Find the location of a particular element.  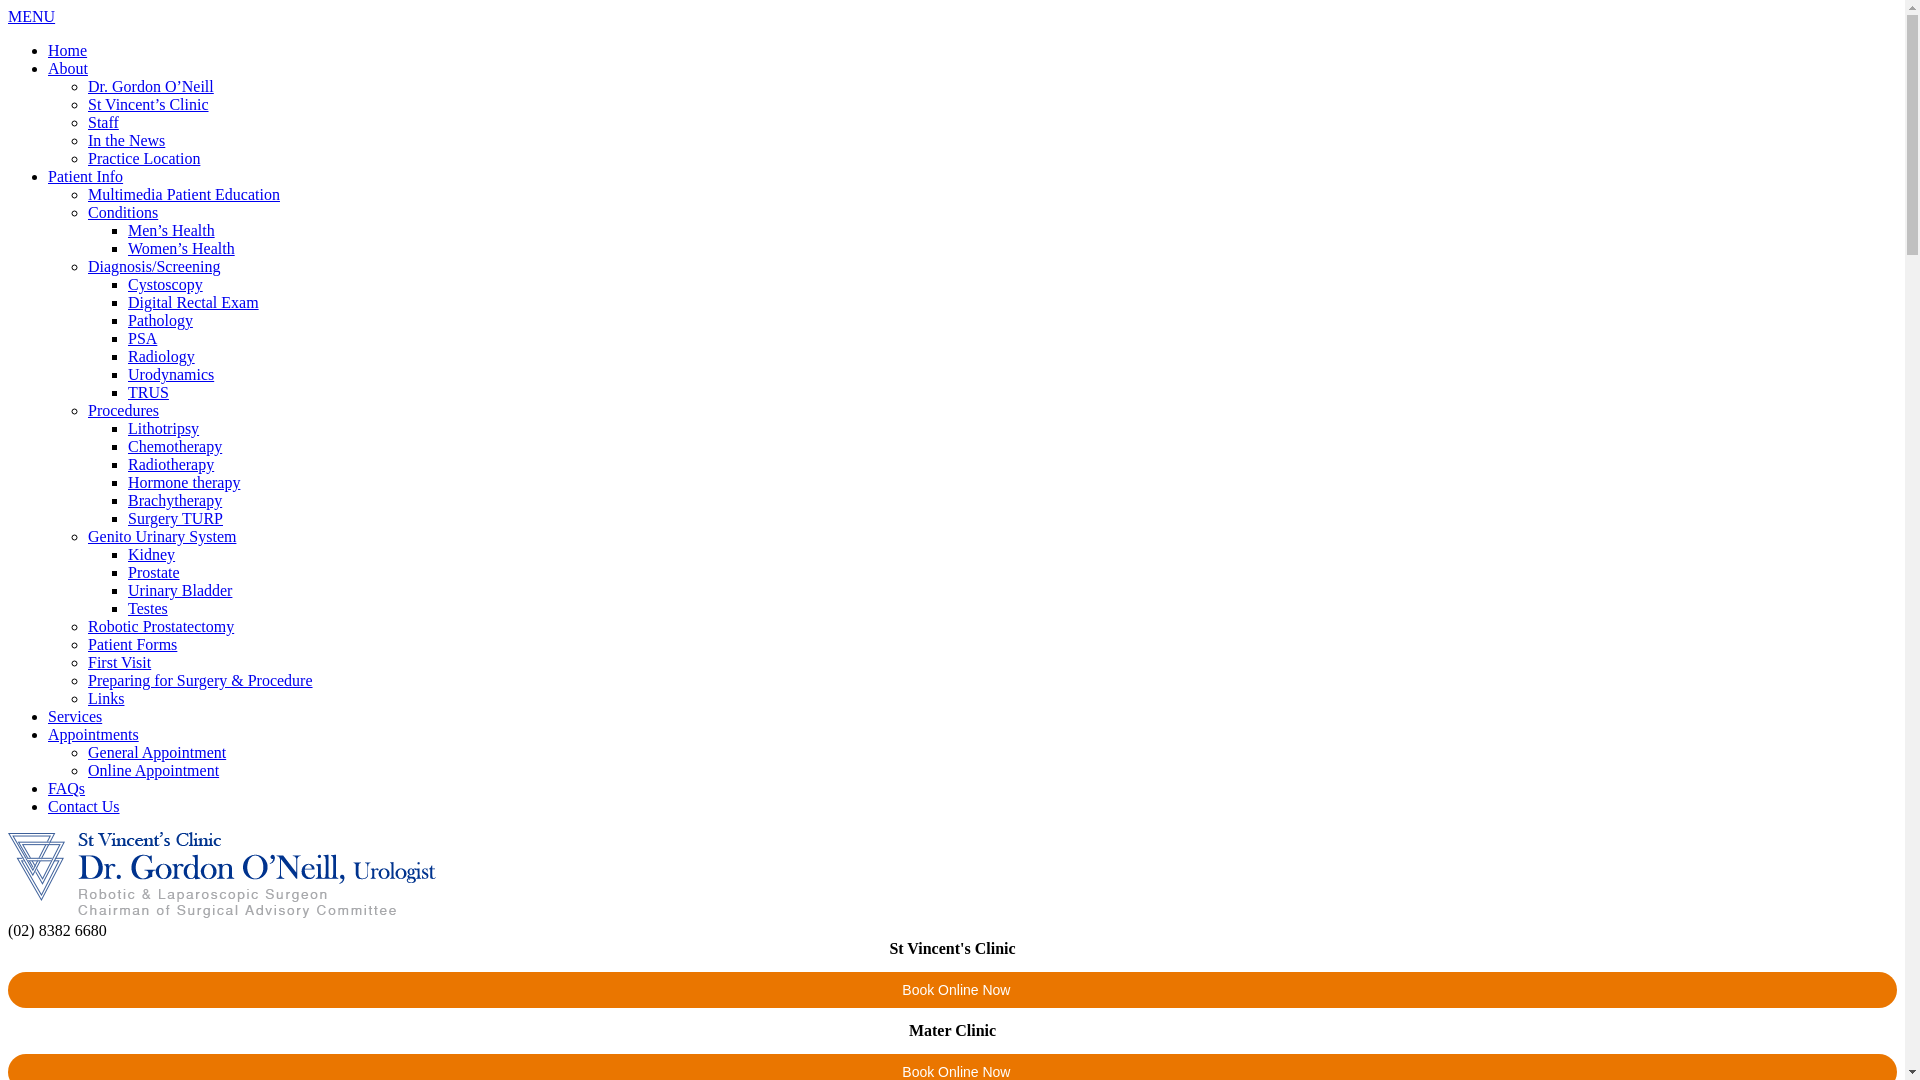

'First Visit' is located at coordinates (118, 662).